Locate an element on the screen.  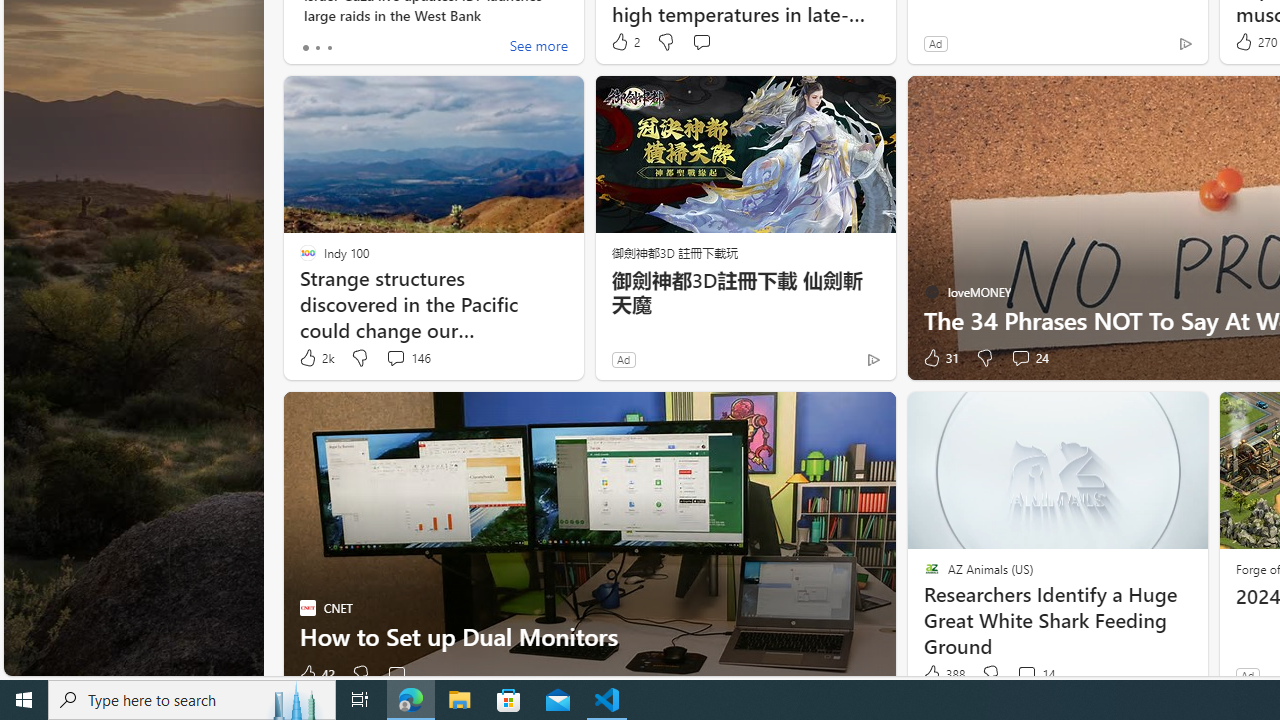
'2k Like' is located at coordinates (314, 357).